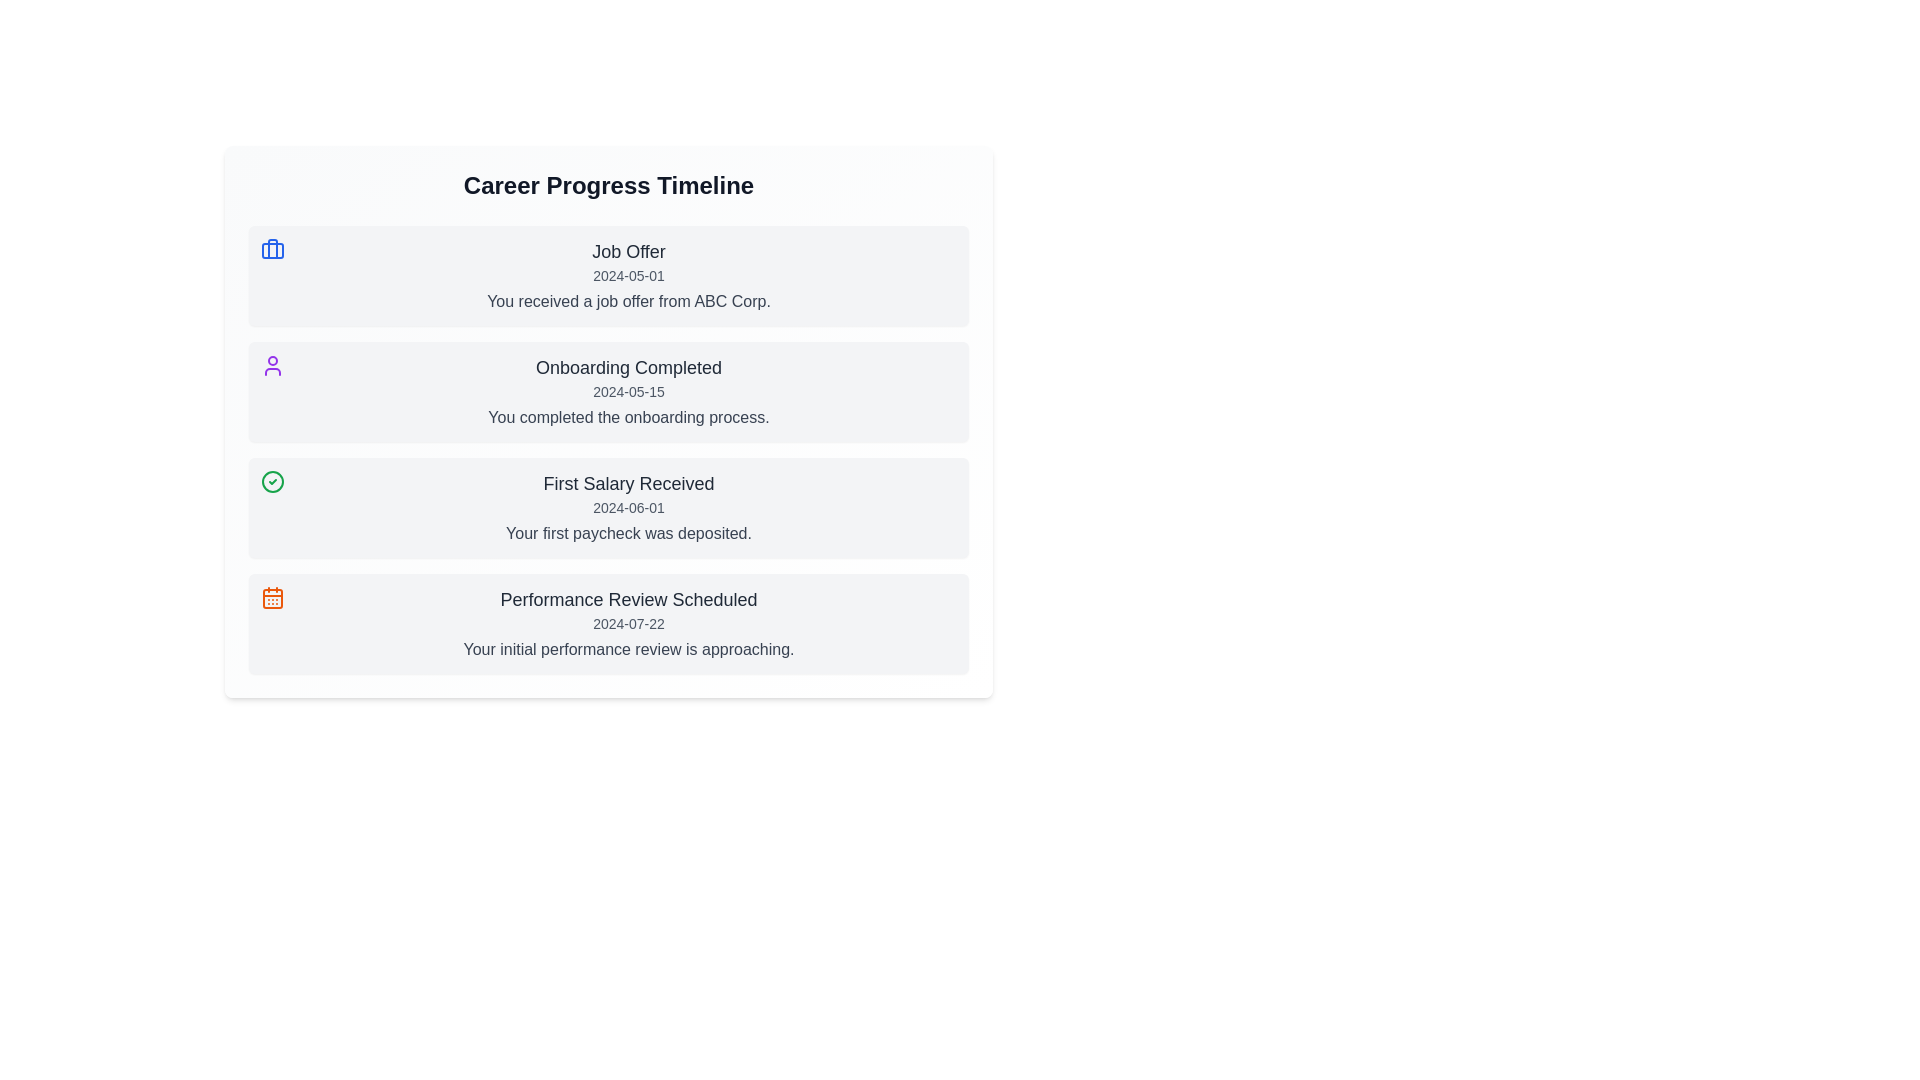 The height and width of the screenshot is (1080, 1920). I want to click on informational text block regarding the job offer, which is the first item in the list below the 'Career Progress Timeline' header, so click(627, 276).